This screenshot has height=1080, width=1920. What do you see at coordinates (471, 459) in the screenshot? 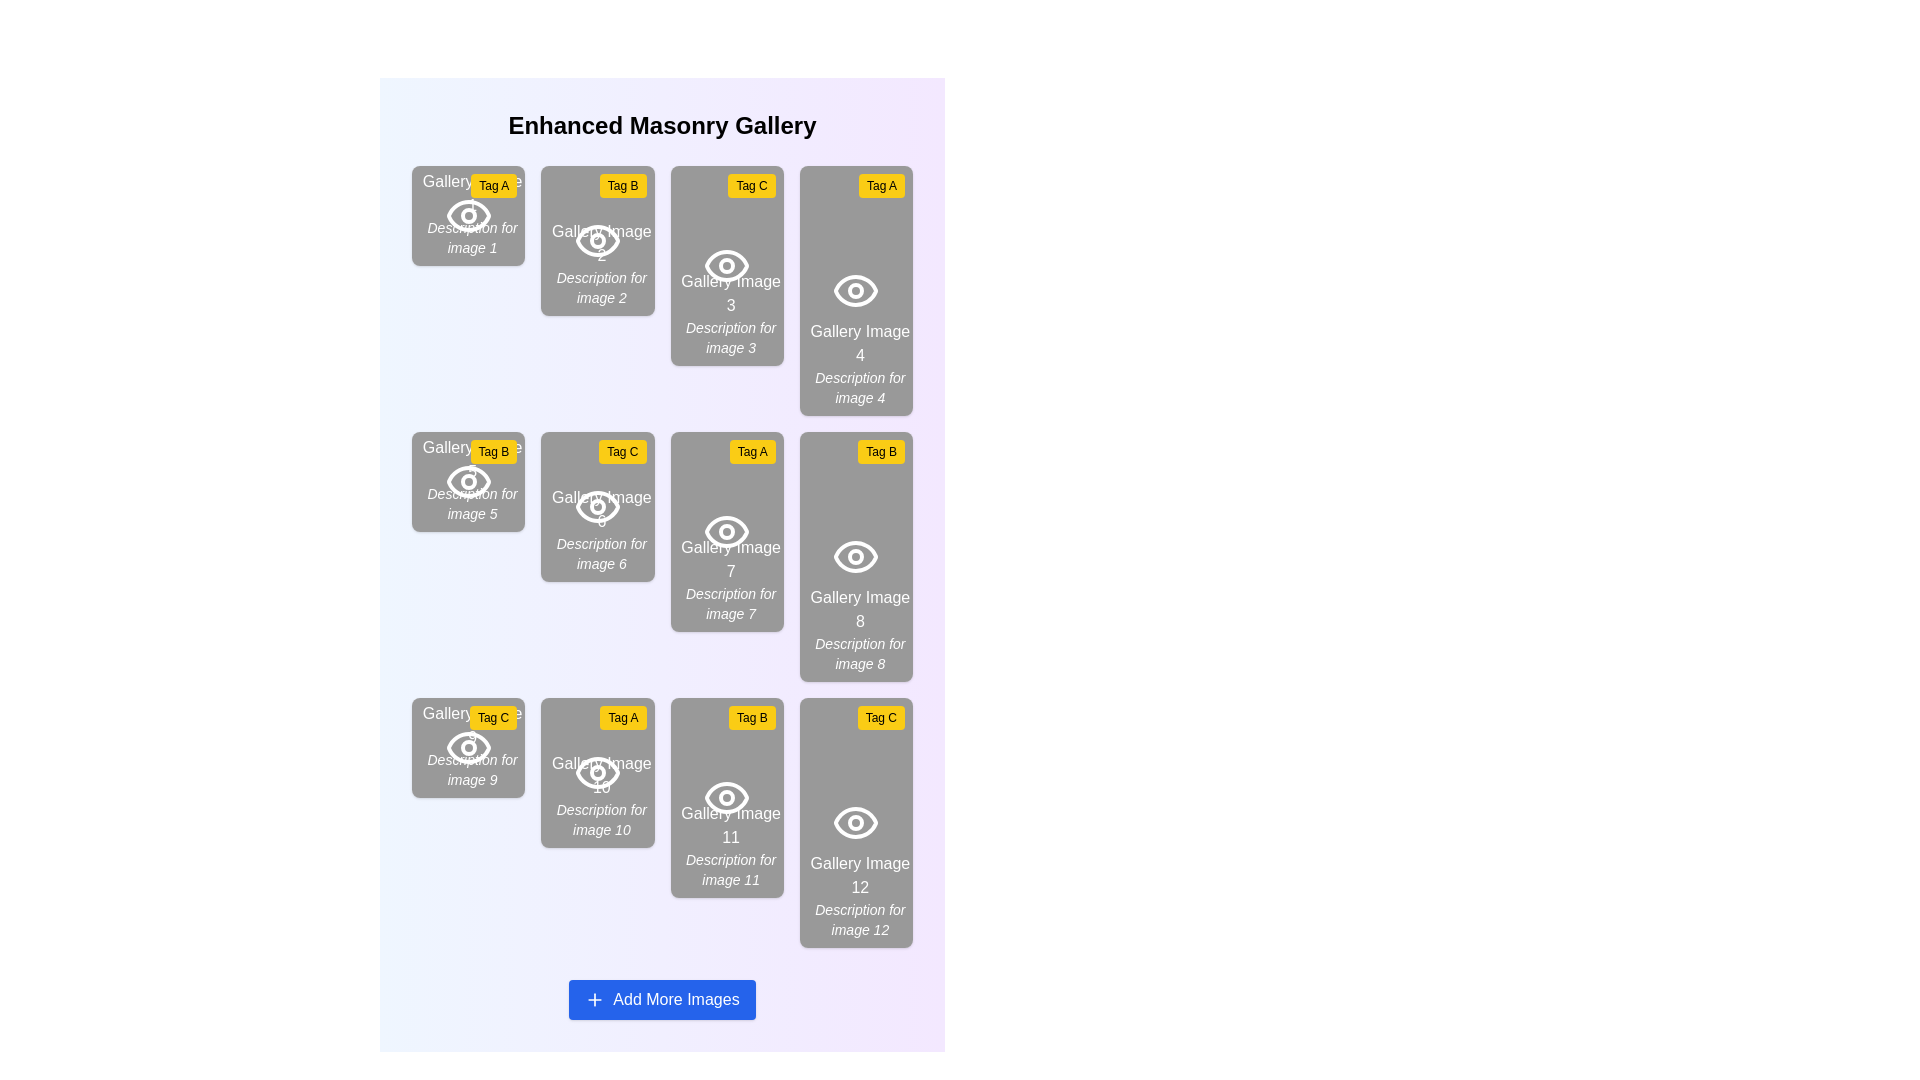
I see `the text label 'Gallery Image 5' which is prominently displayed in bold white font on a gray background, located in the second row, first column of a grid layout` at bounding box center [471, 459].